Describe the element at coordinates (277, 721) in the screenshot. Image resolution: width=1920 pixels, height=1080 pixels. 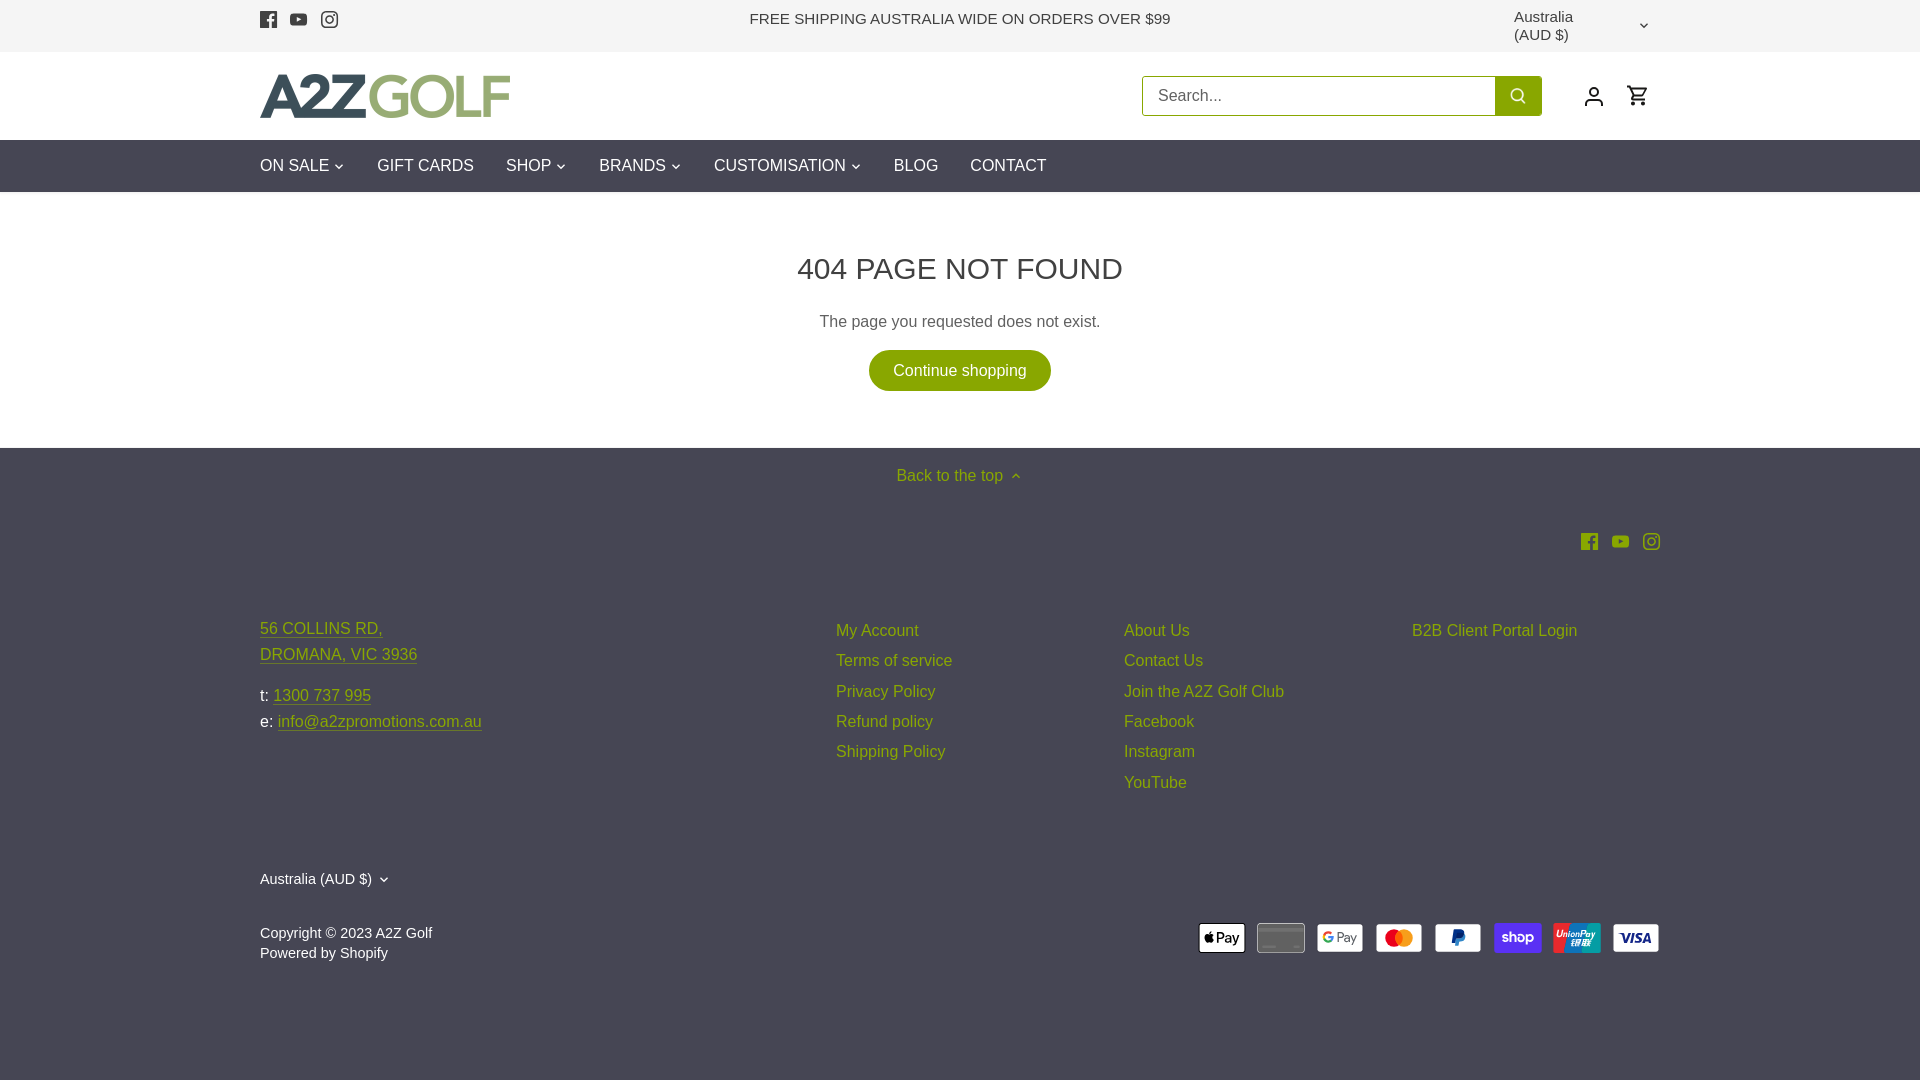
I see `'info@a2zpromotions.com.au'` at that location.